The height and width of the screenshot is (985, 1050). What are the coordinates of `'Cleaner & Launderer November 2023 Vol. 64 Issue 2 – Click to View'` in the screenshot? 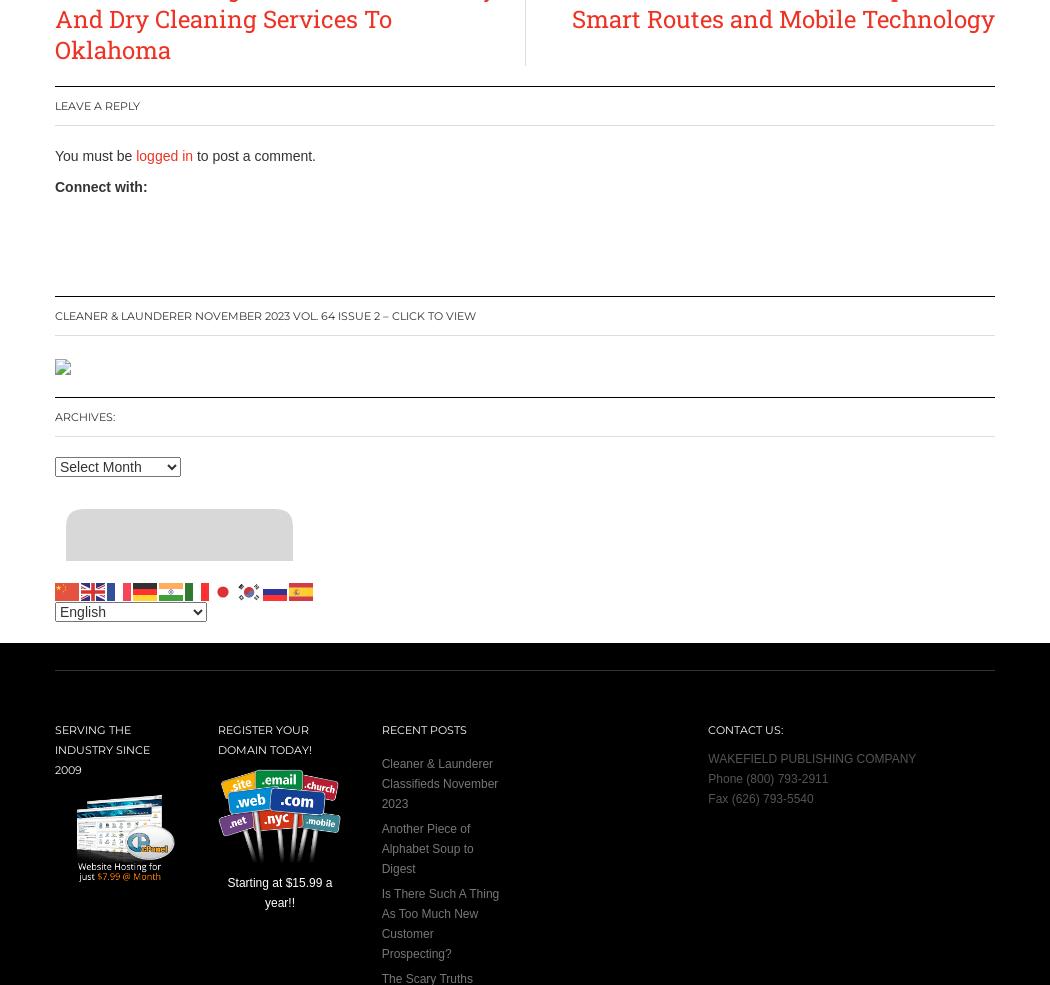 It's located at (264, 315).